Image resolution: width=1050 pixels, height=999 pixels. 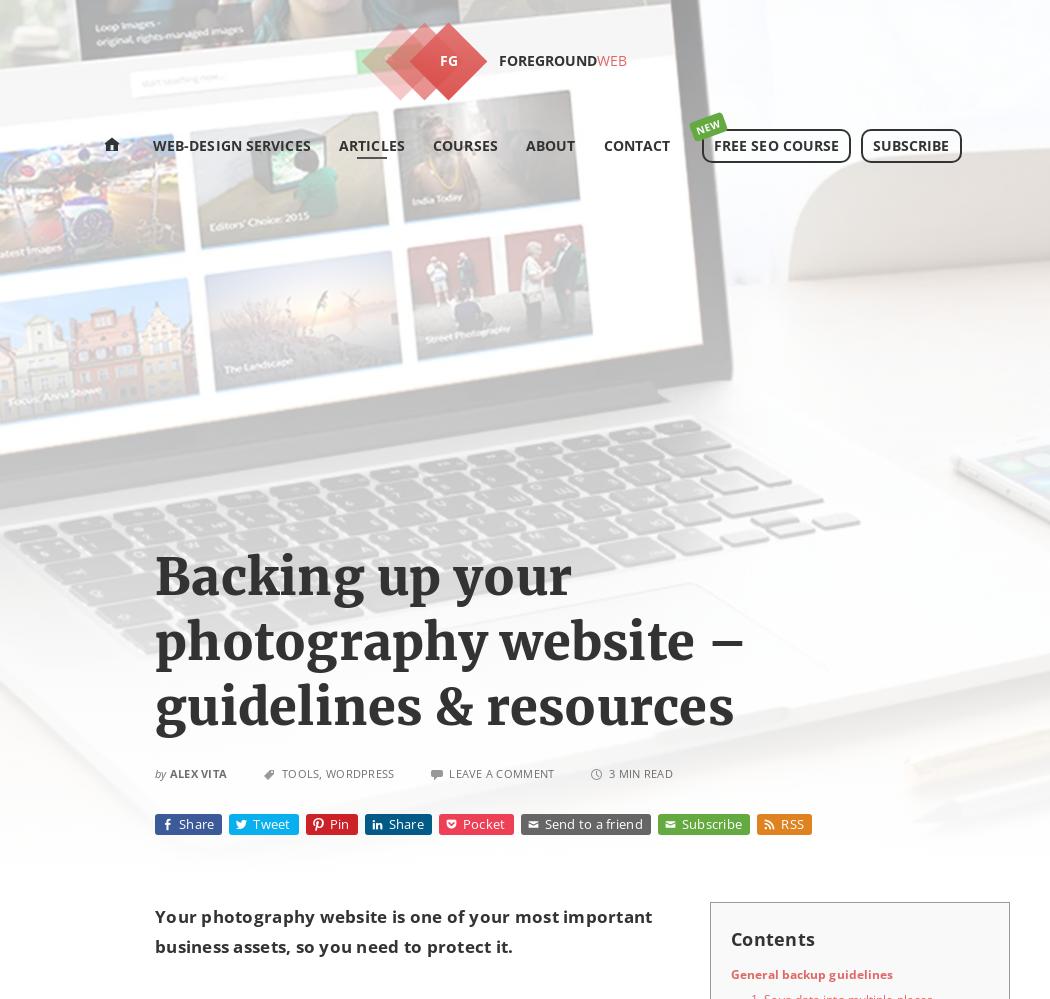 I want to click on ',', so click(x=322, y=772).